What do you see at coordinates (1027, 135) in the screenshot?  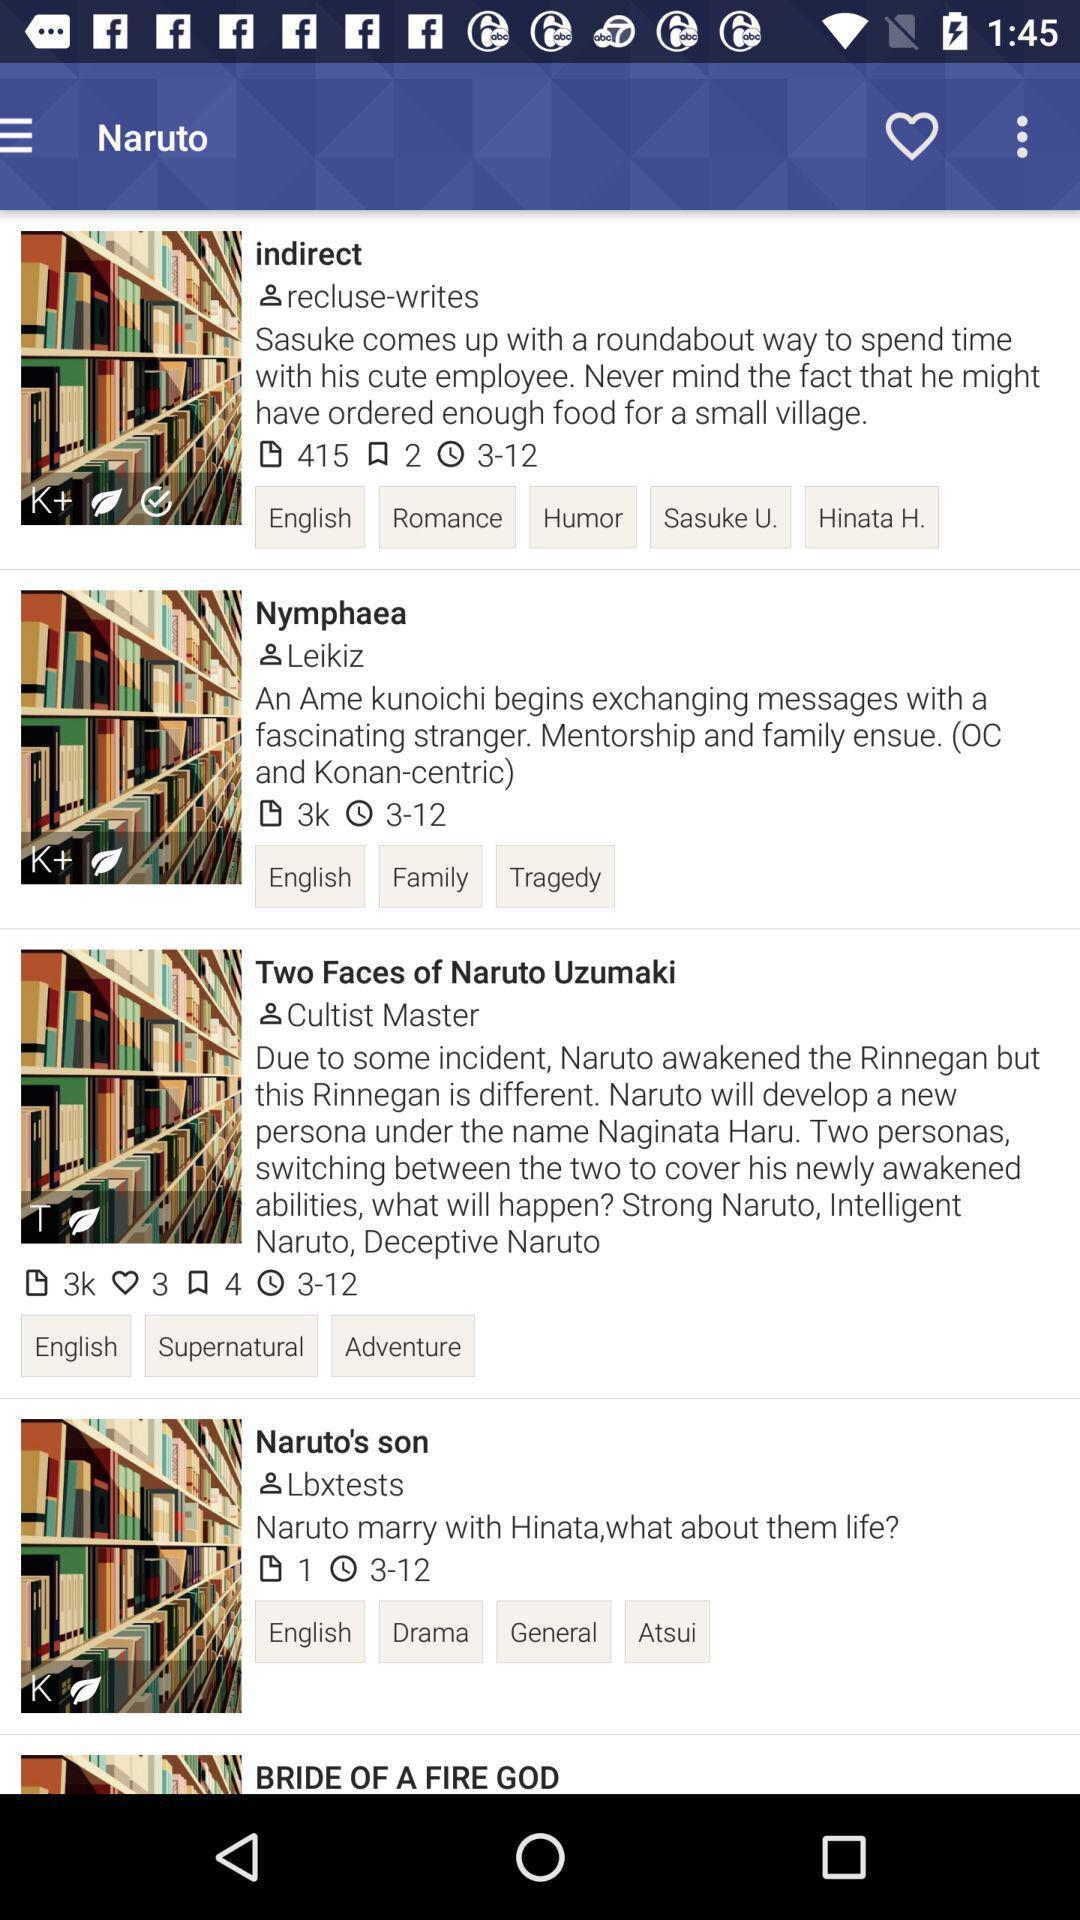 I see `the more icon` at bounding box center [1027, 135].